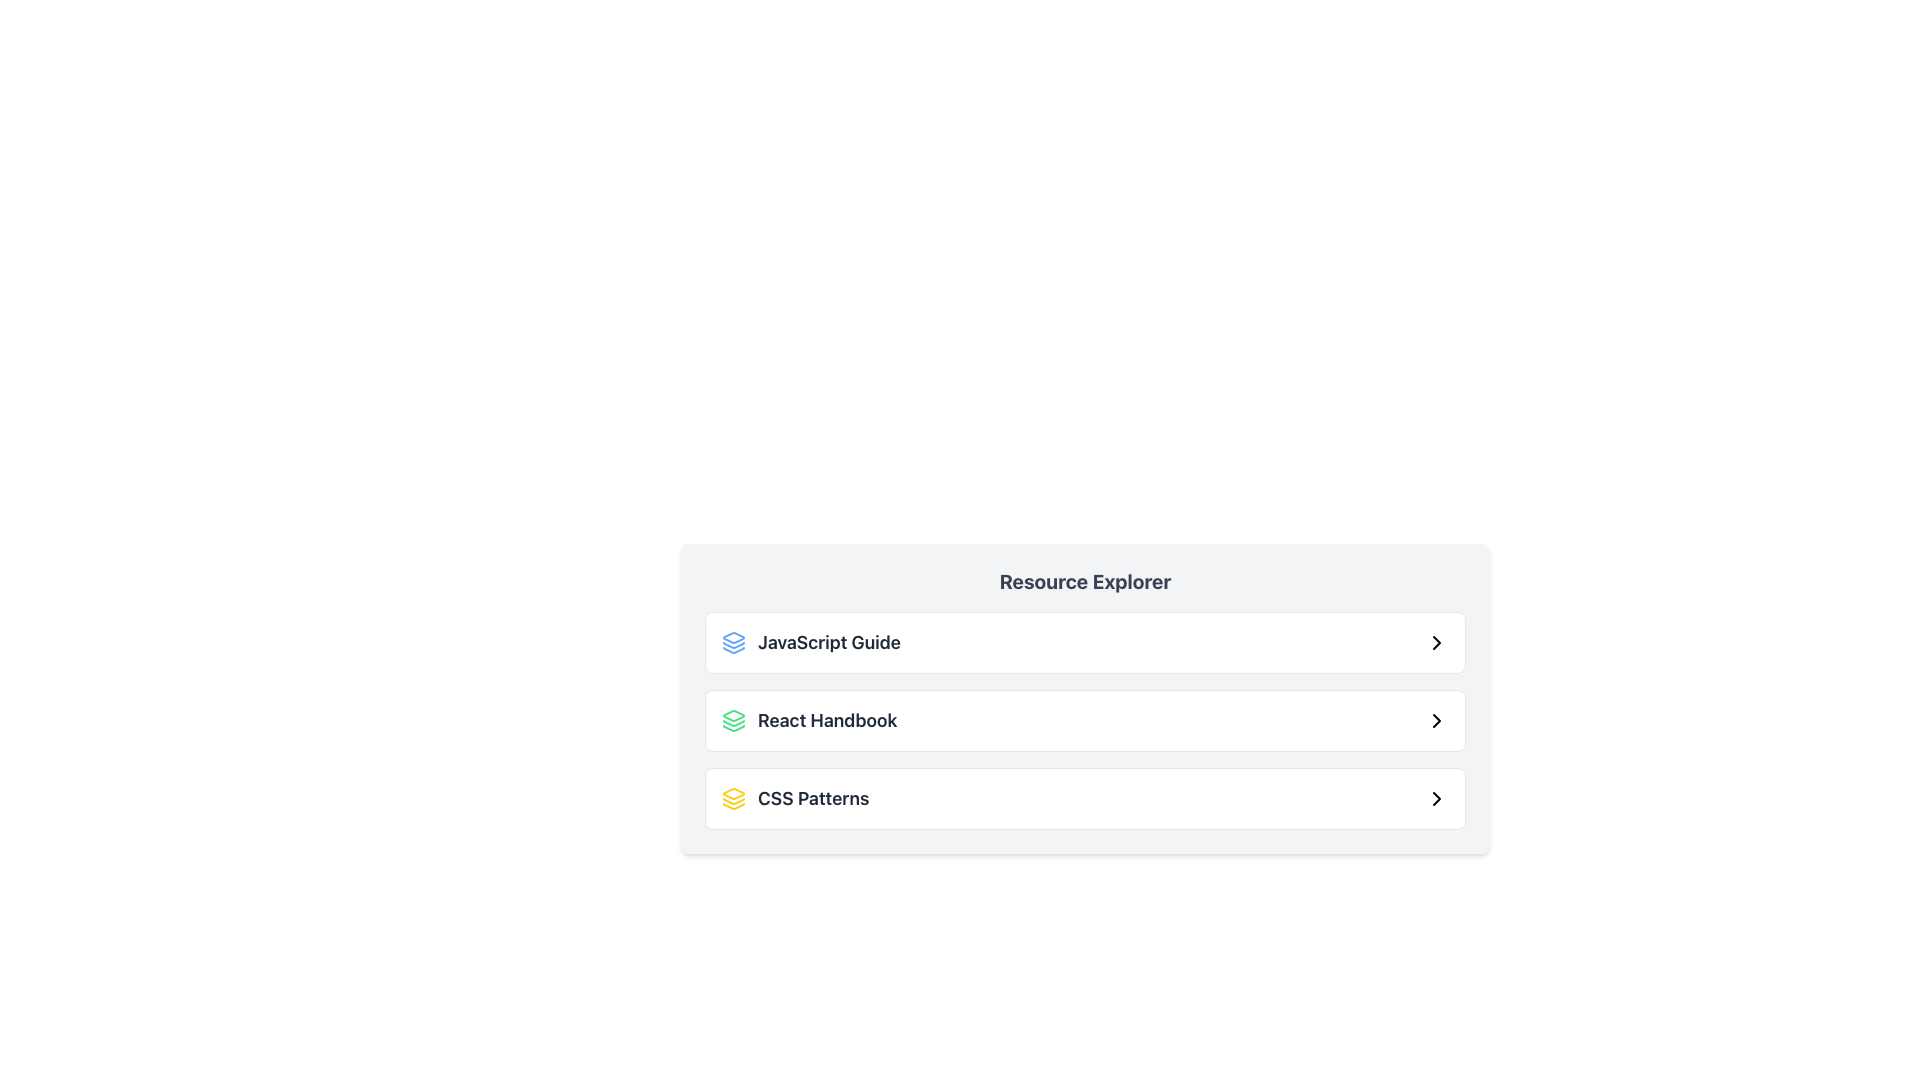 The width and height of the screenshot is (1920, 1080). Describe the element at coordinates (811, 643) in the screenshot. I see `the 'JavaScript Guide' element, which consists of a blue outlined icon of a stack of layers and a bold dark text label, to initiate navigation` at that location.